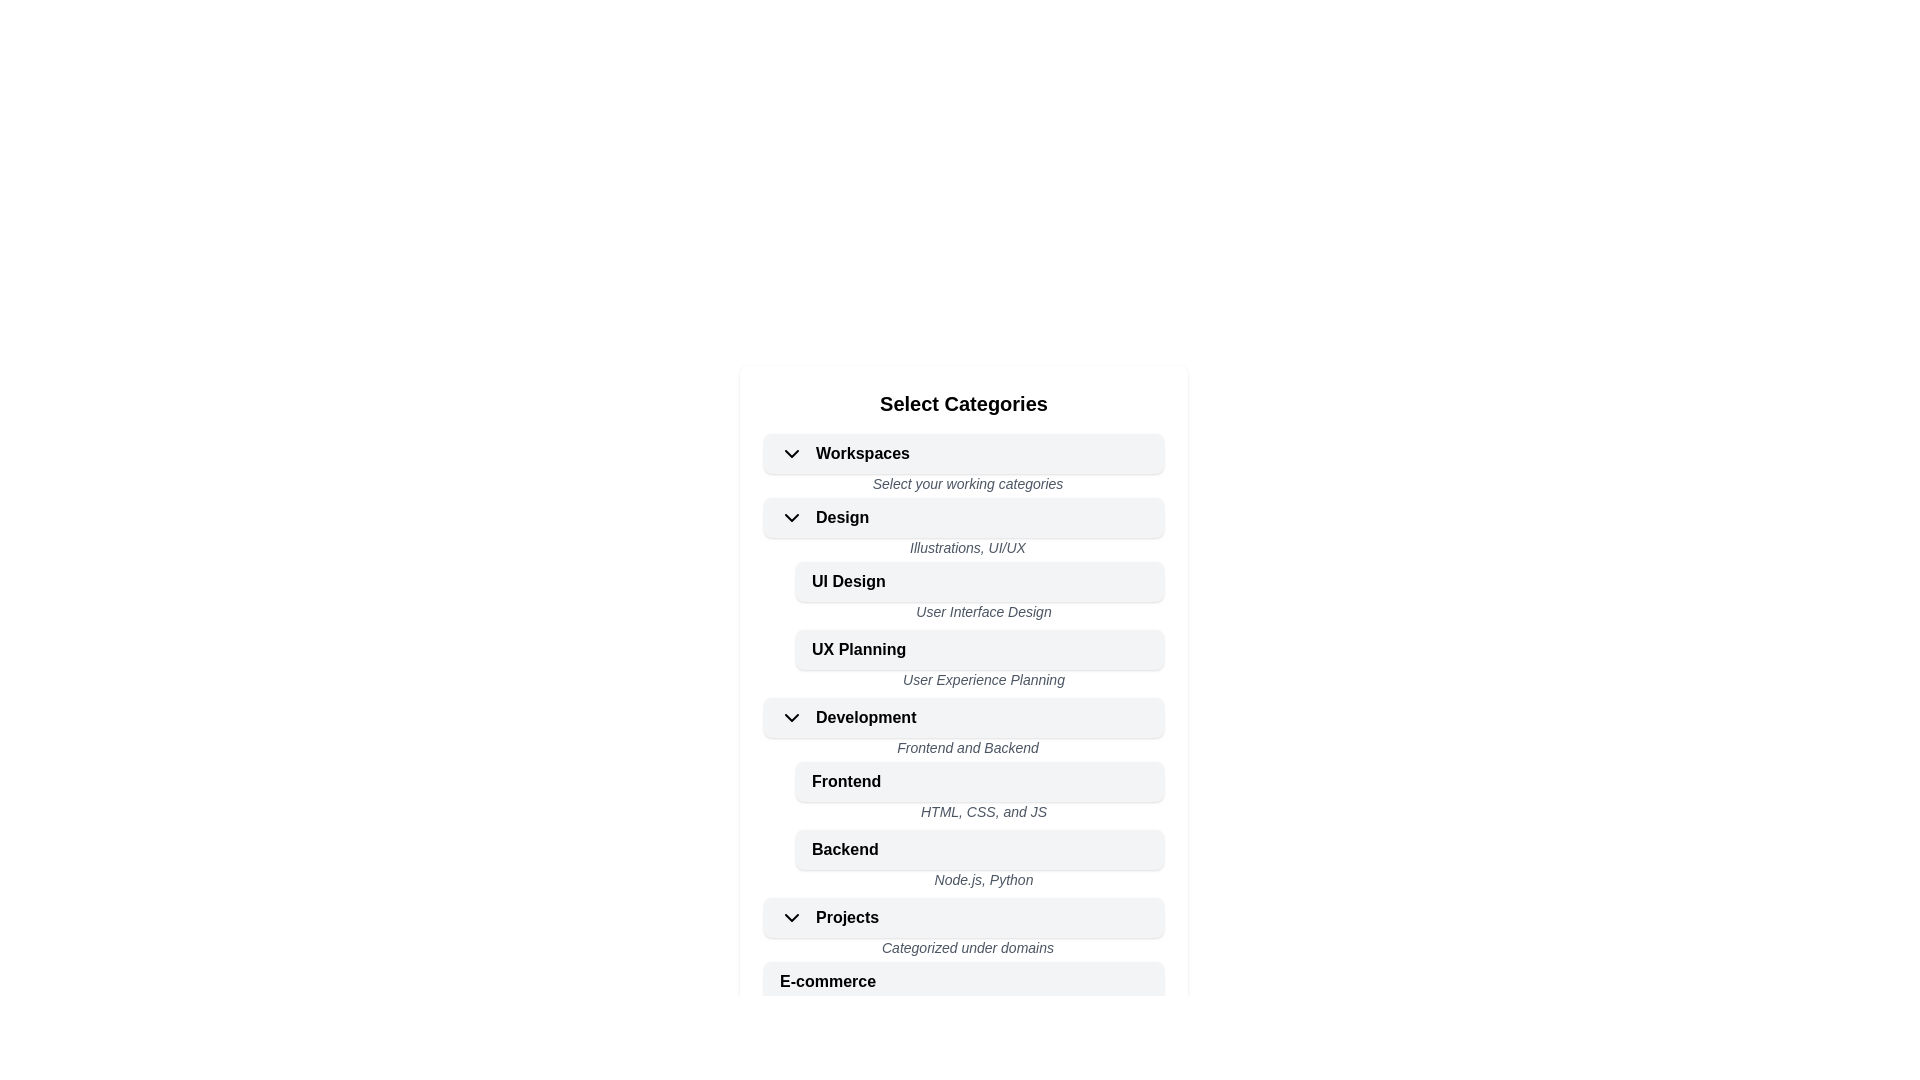 Image resolution: width=1920 pixels, height=1080 pixels. Describe the element at coordinates (796, 454) in the screenshot. I see `the downward-facing chevron icon adjacent to the 'Workspaces' text` at that location.